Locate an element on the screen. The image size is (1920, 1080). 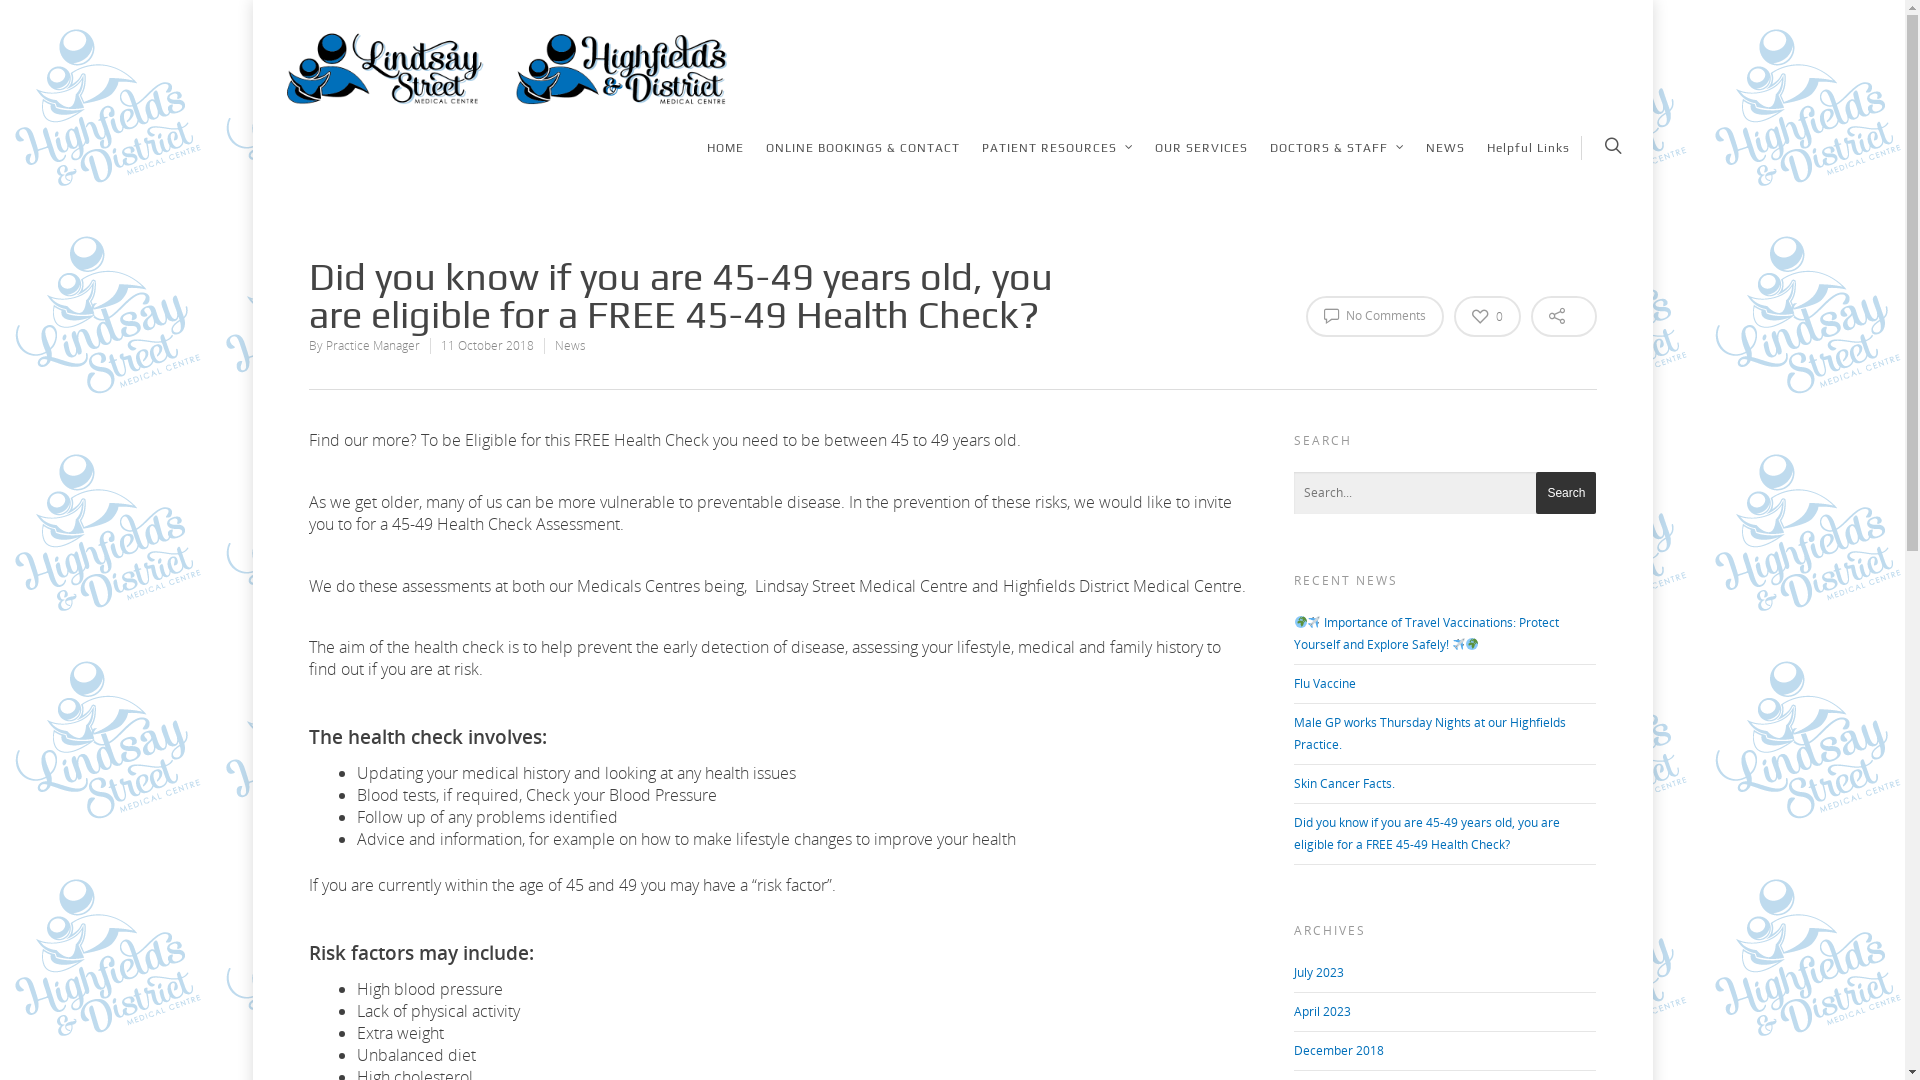
'Practice Manager' is located at coordinates (373, 344).